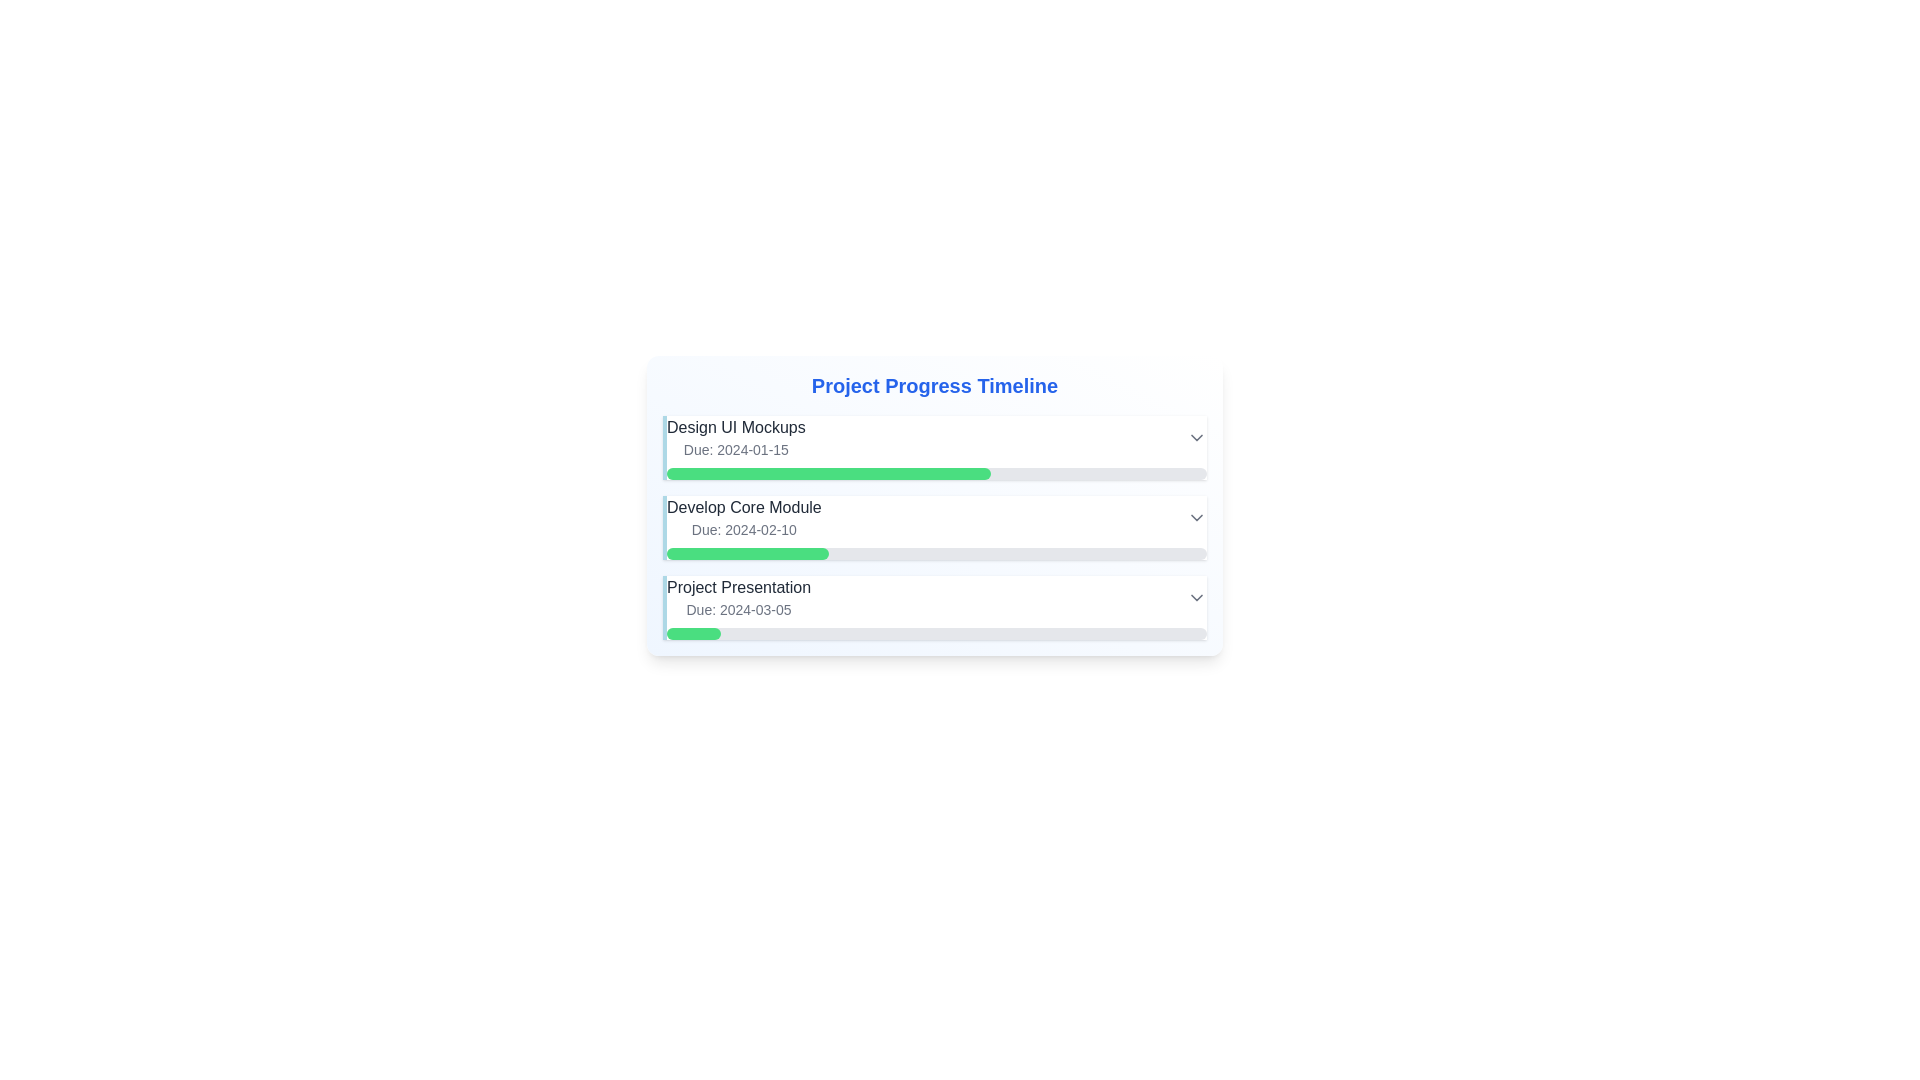 The image size is (1920, 1080). Describe the element at coordinates (735, 437) in the screenshot. I see `the Text display element that provides information about the task 'Design UI Mockups' and its due date '2024-01-15', located under the header 'Project Progress Timeline'` at that location.